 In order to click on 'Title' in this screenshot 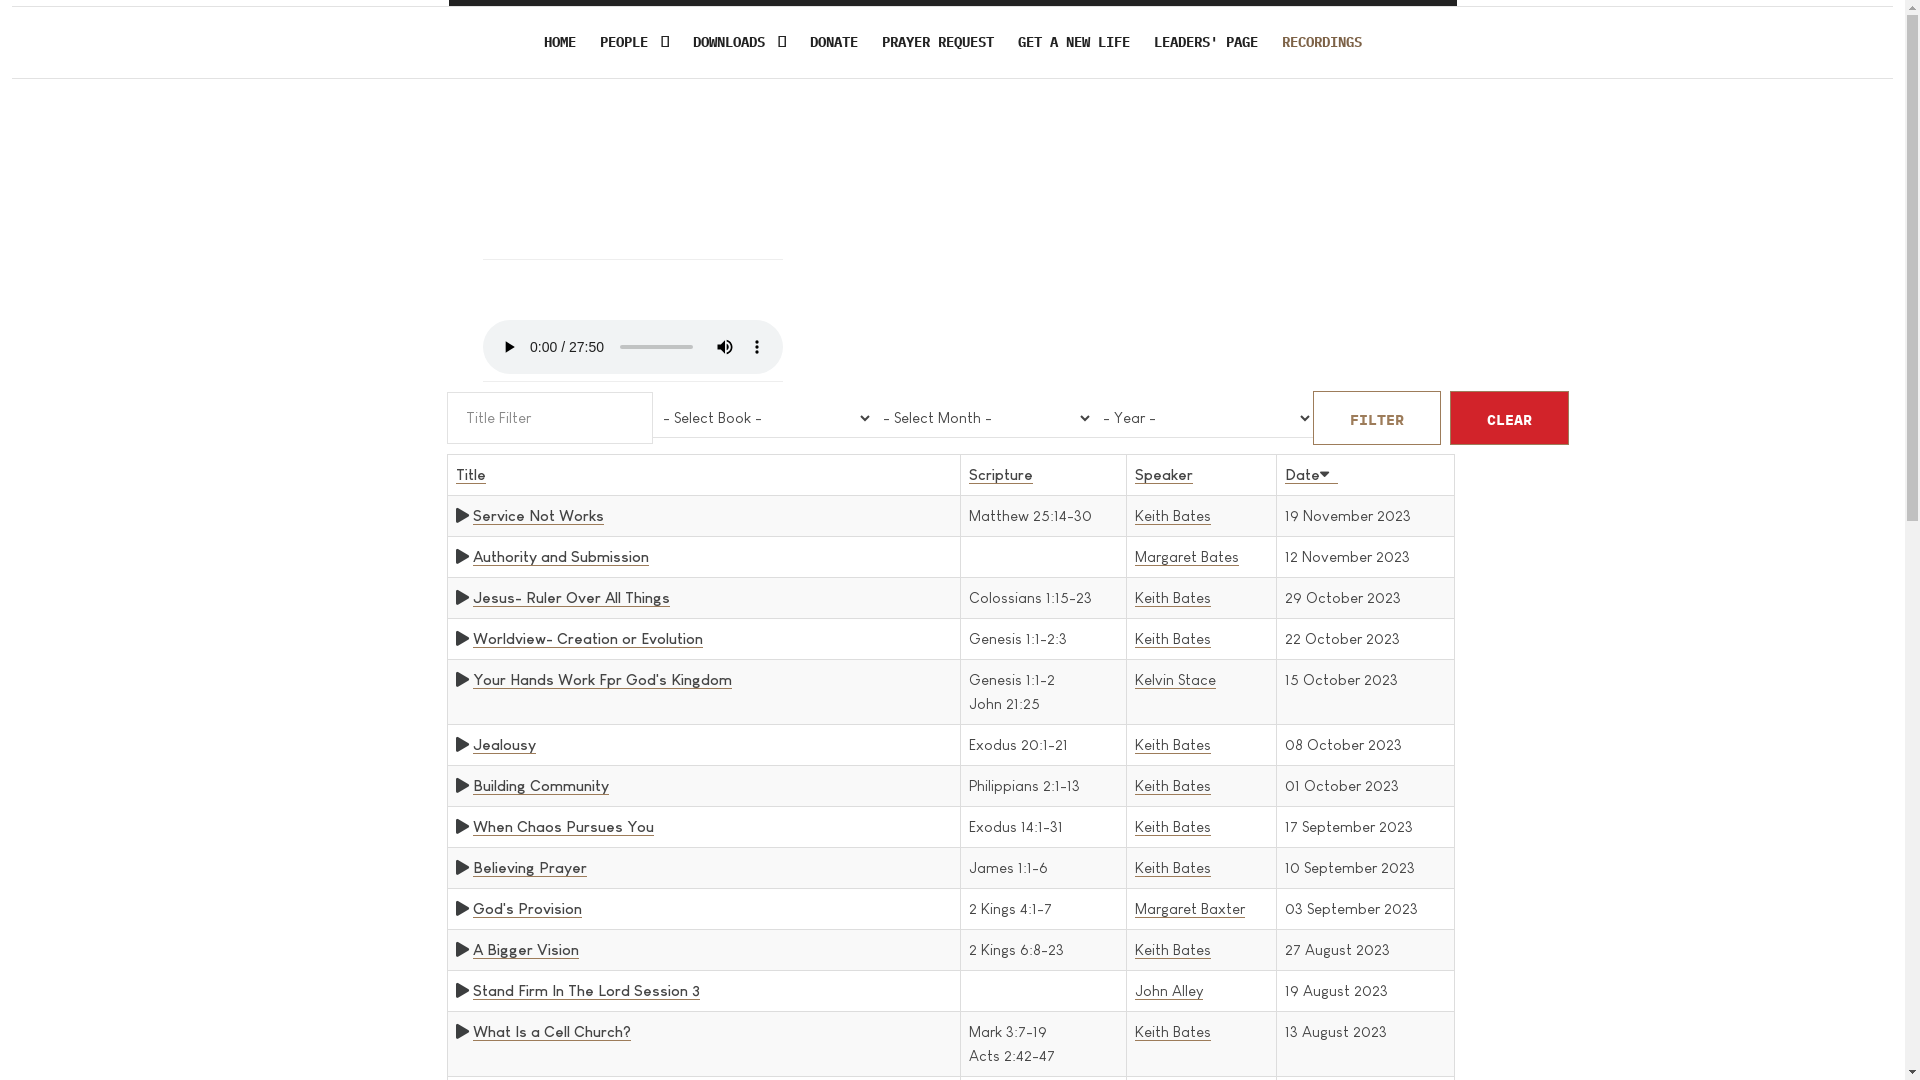, I will do `click(469, 474)`.